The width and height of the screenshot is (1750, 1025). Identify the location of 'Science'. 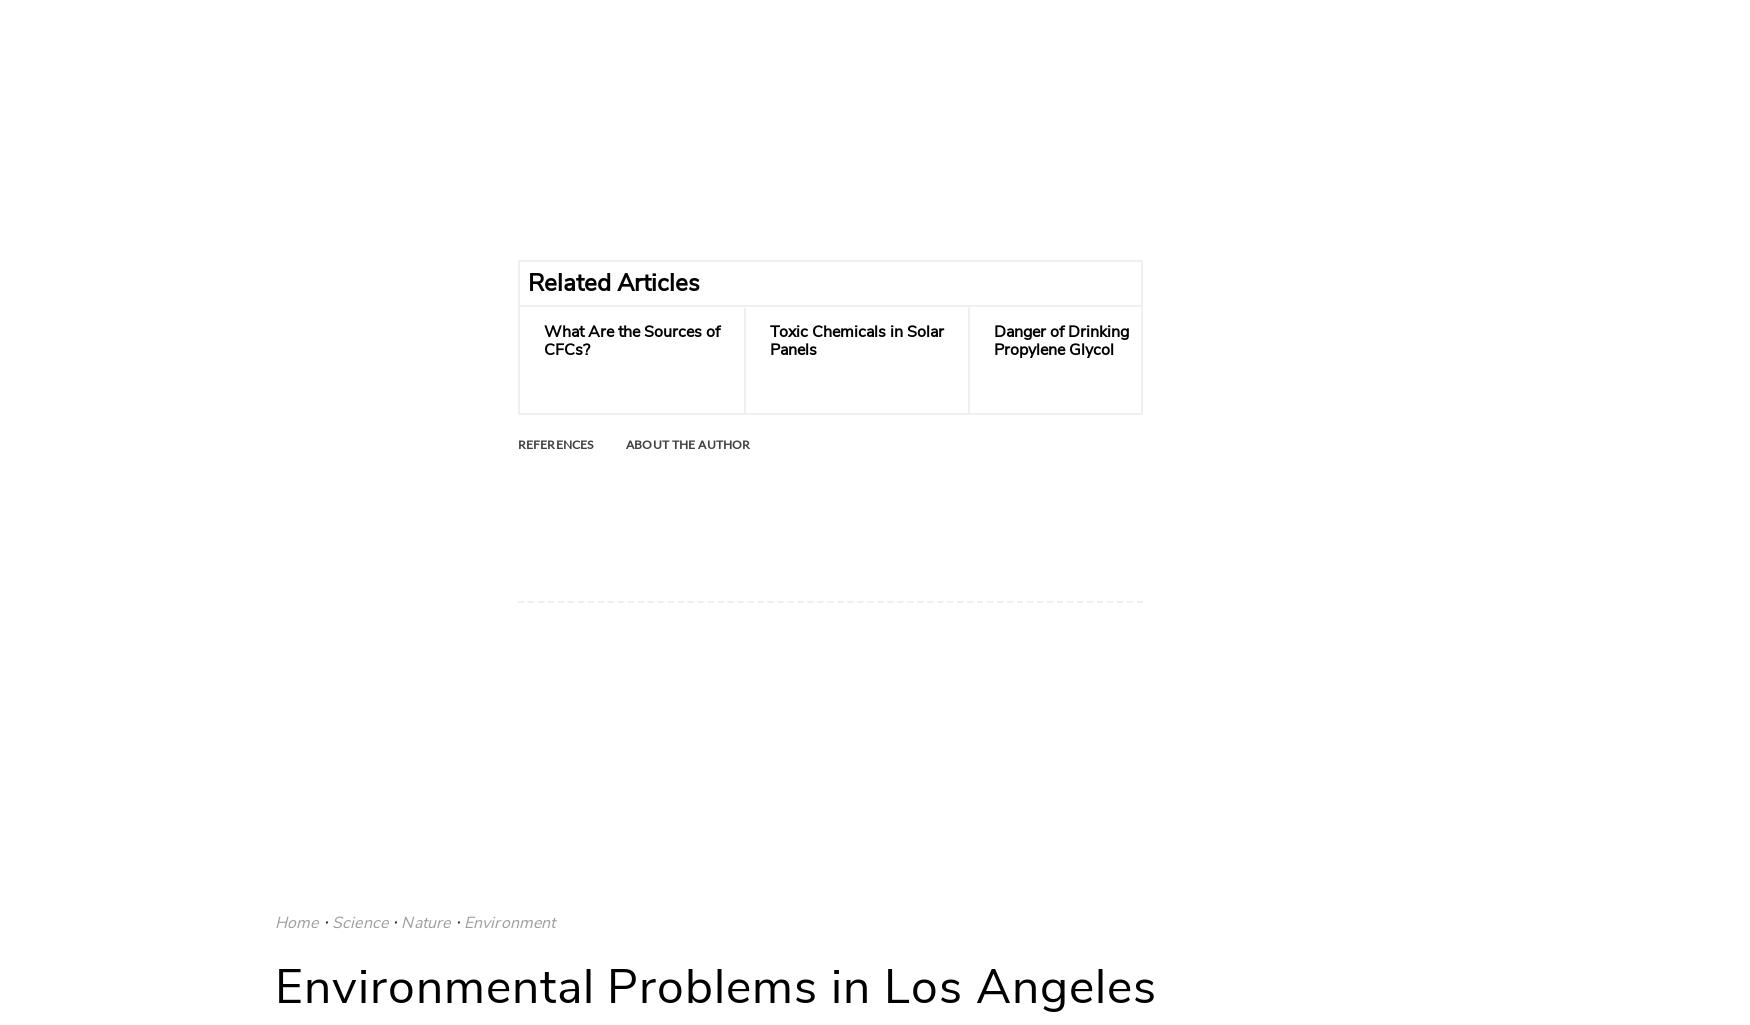
(359, 920).